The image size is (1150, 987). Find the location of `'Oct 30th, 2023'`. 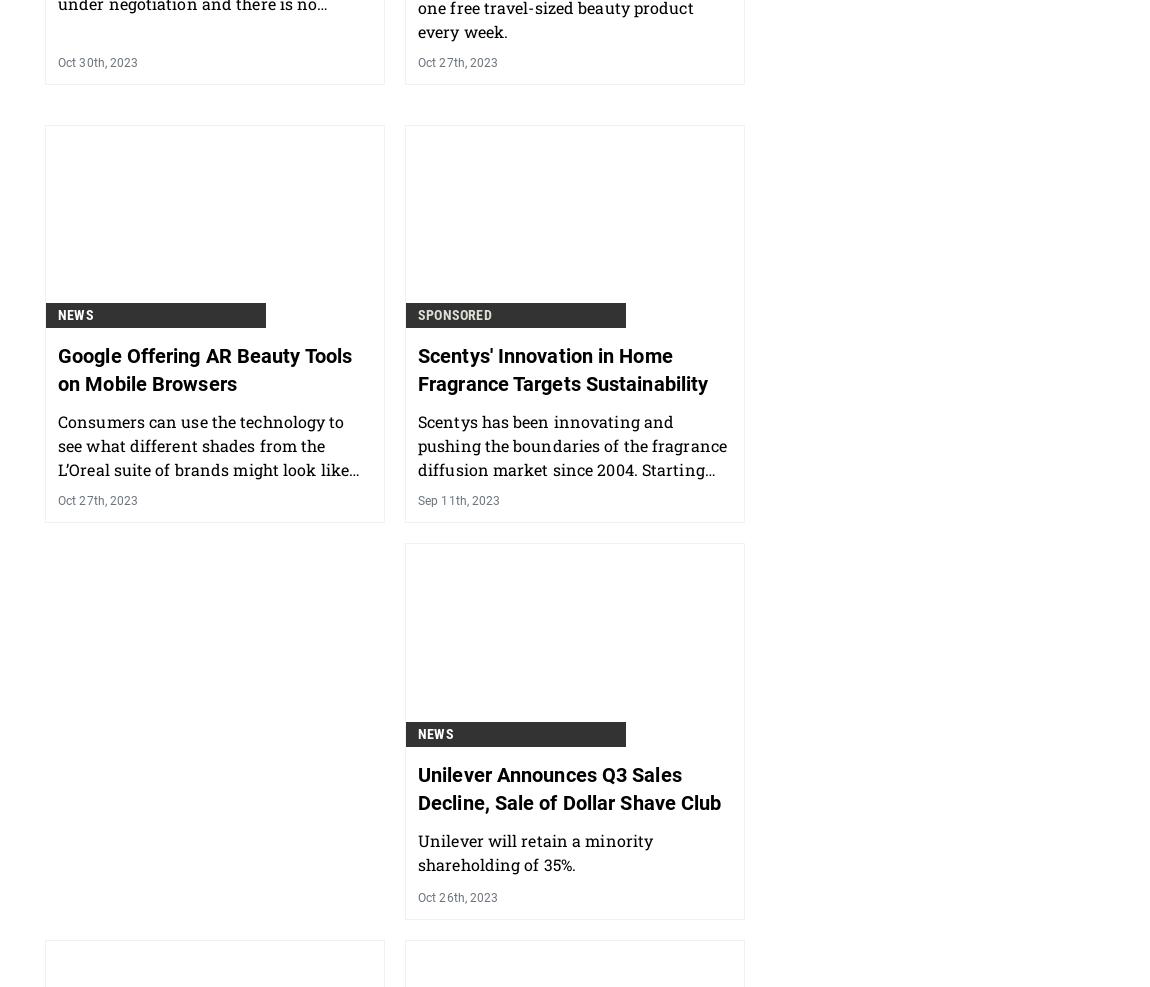

'Oct 30th, 2023' is located at coordinates (96, 166).